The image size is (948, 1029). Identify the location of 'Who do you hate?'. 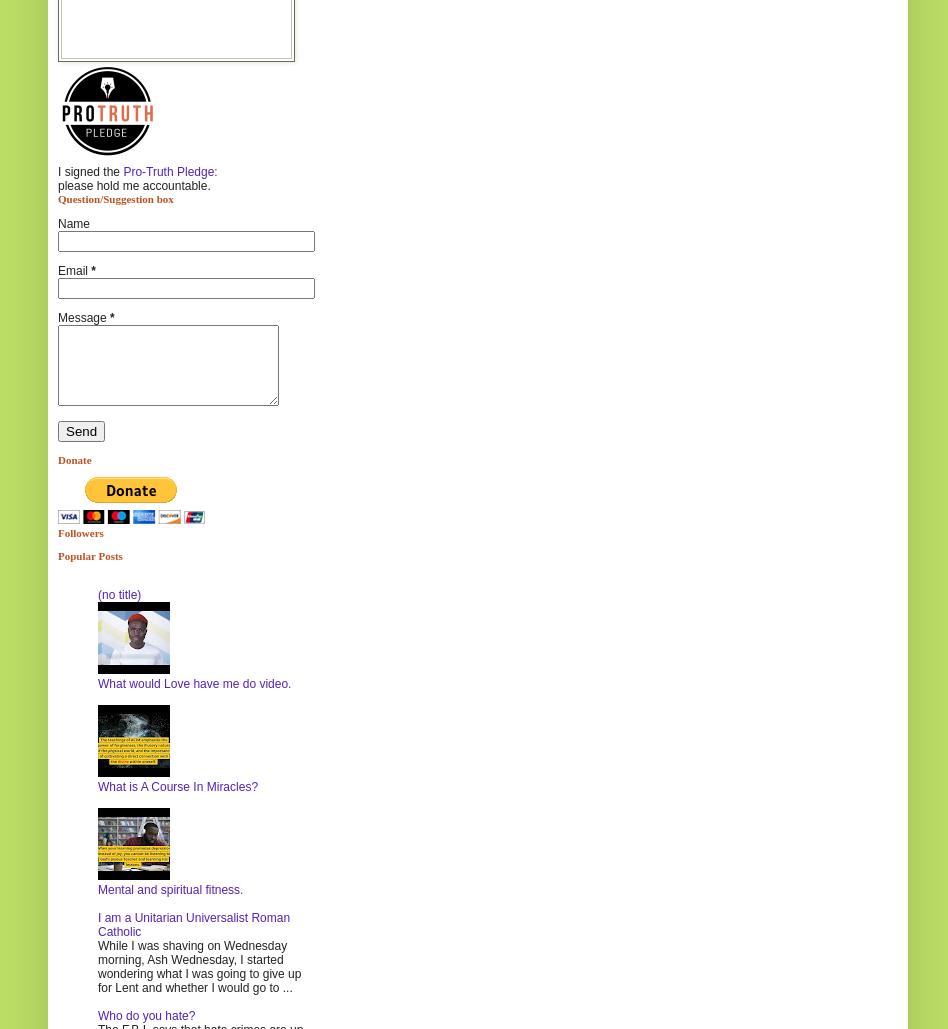
(145, 1014).